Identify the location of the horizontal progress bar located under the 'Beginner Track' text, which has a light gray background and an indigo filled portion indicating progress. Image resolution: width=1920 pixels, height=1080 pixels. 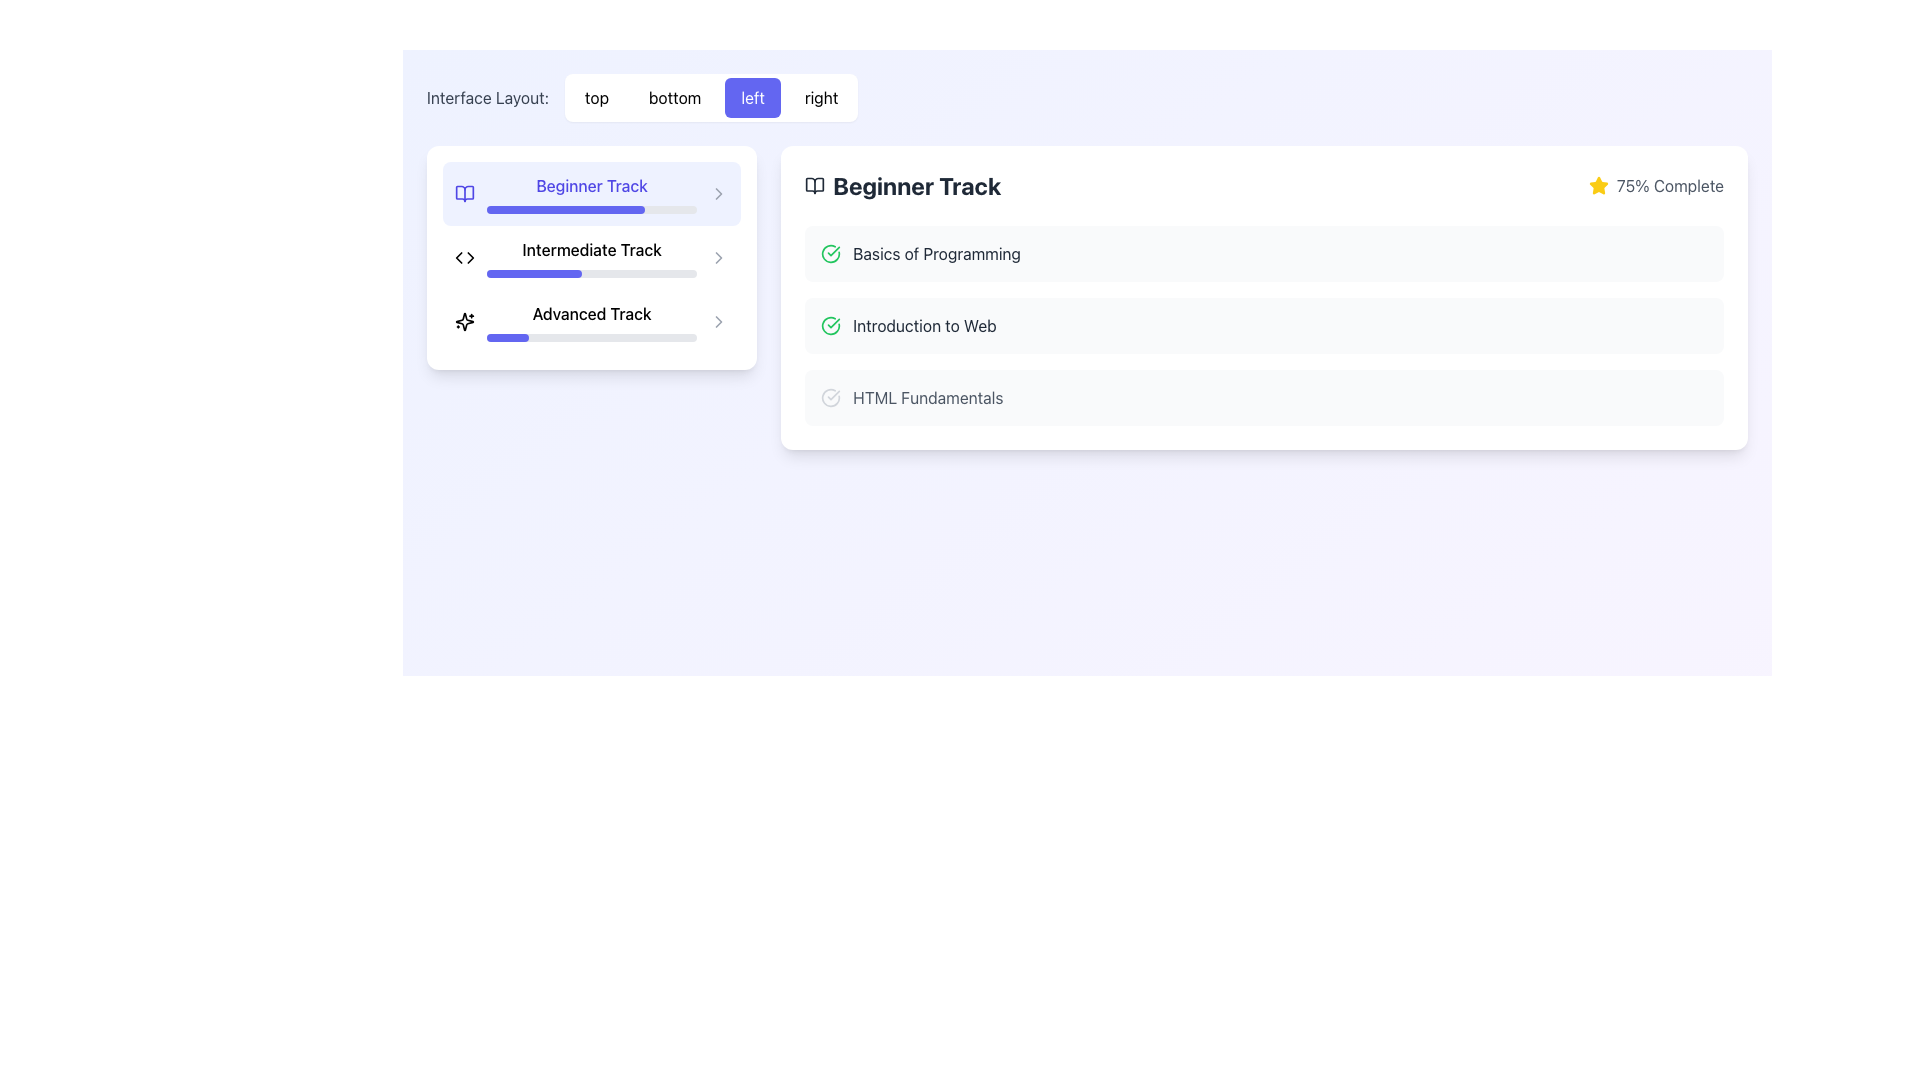
(591, 209).